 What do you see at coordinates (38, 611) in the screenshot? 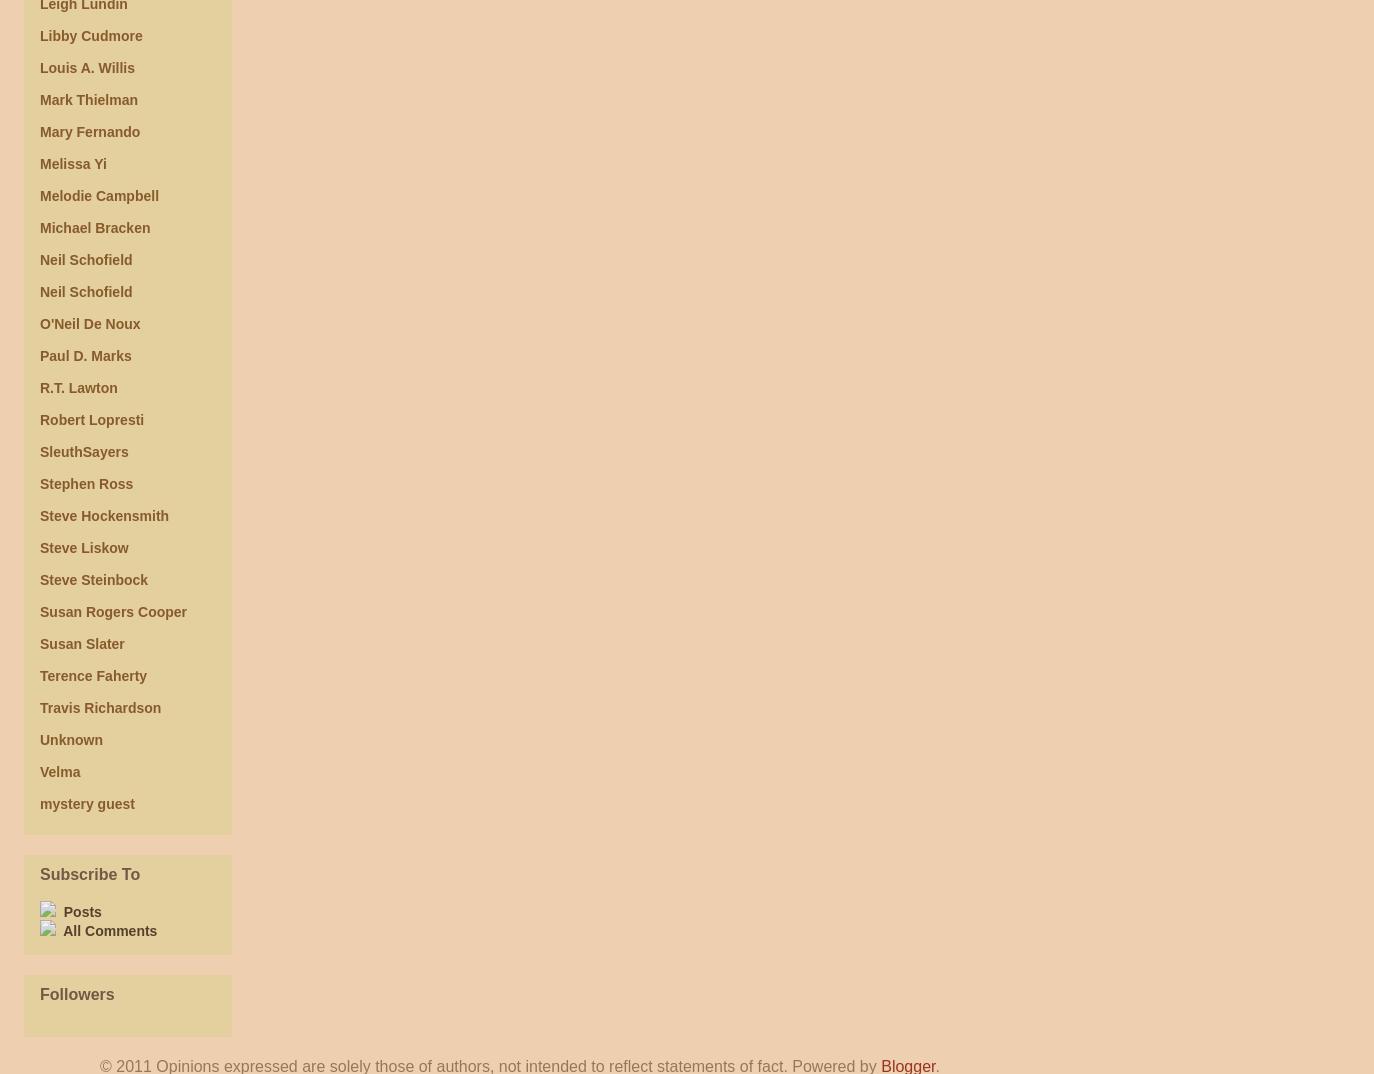
I see `'Susan Rogers Cooper'` at bounding box center [38, 611].